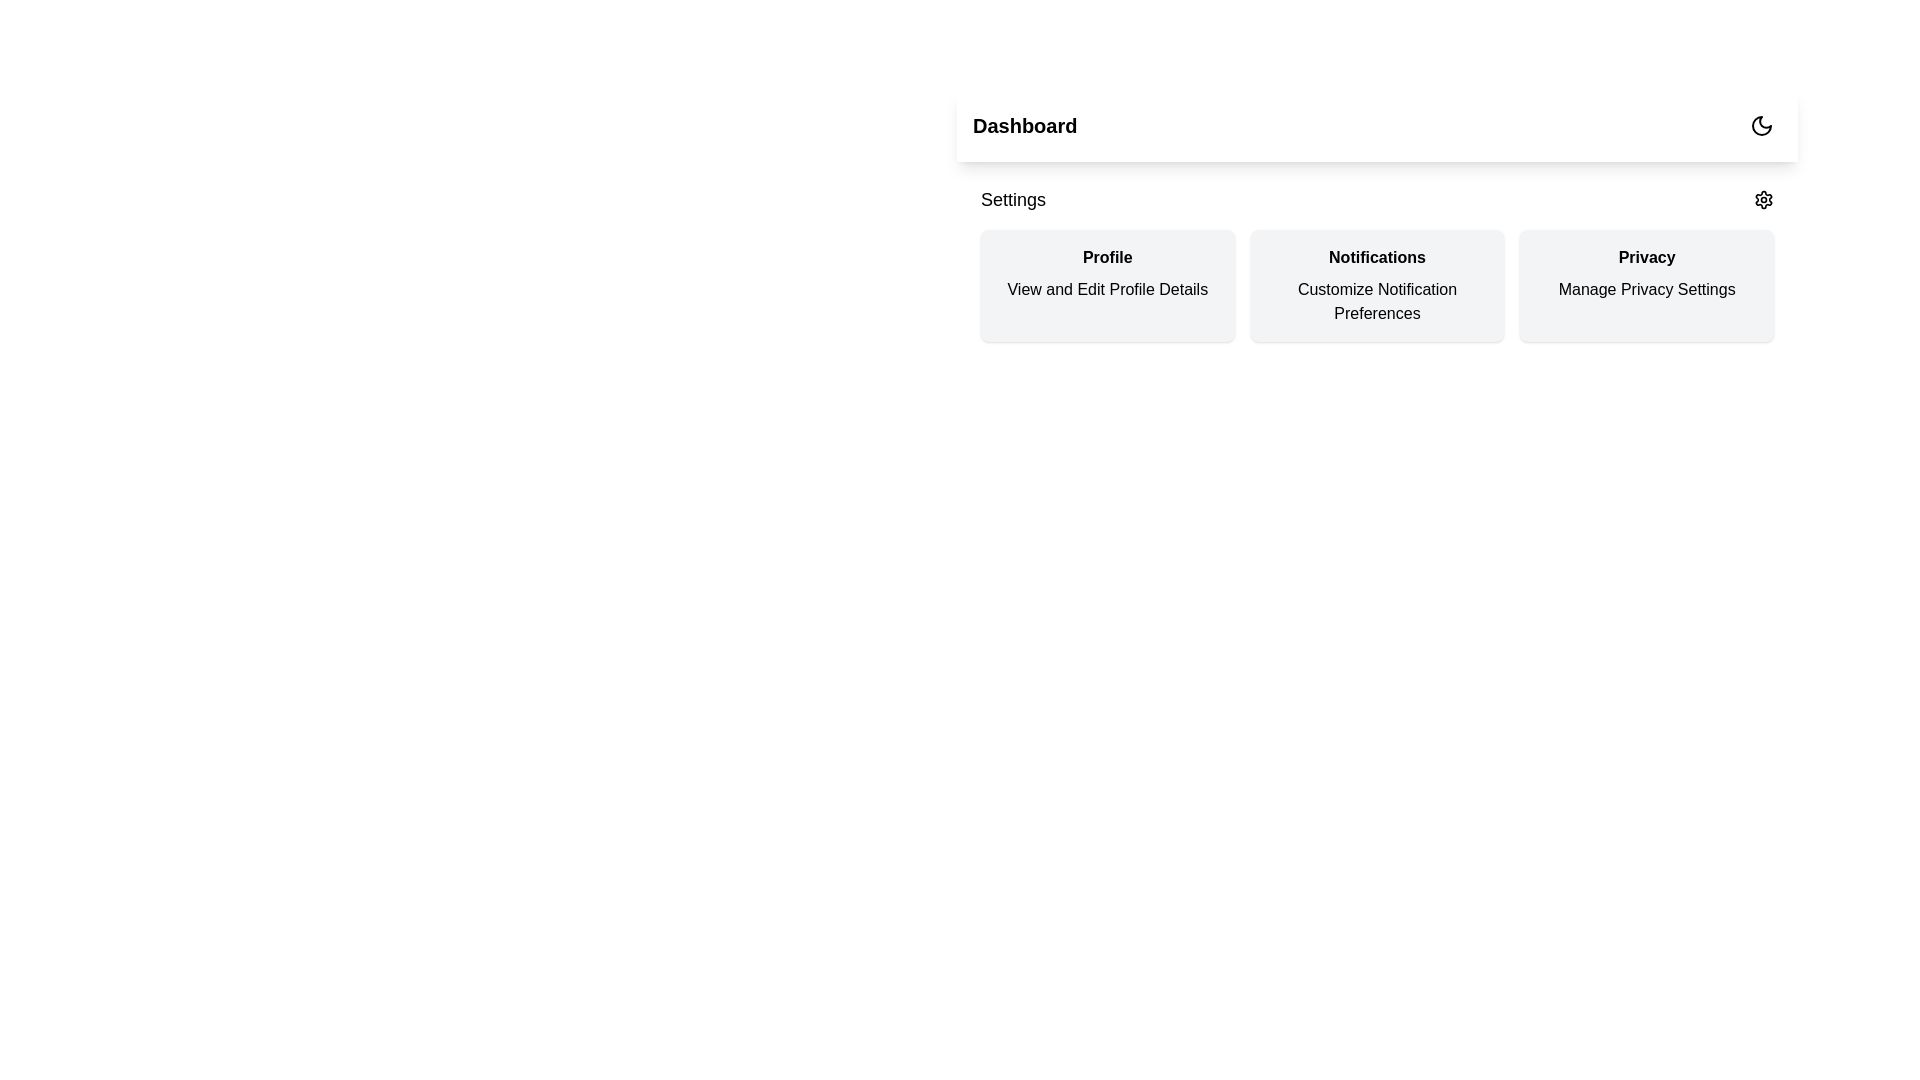  Describe the element at coordinates (1376, 257) in the screenshot. I see `the 'Notifications' text label element, which is styled in bold black font on a light gray background and is positioned at the top of the box containing 'Customize Notification Preferences.'` at that location.